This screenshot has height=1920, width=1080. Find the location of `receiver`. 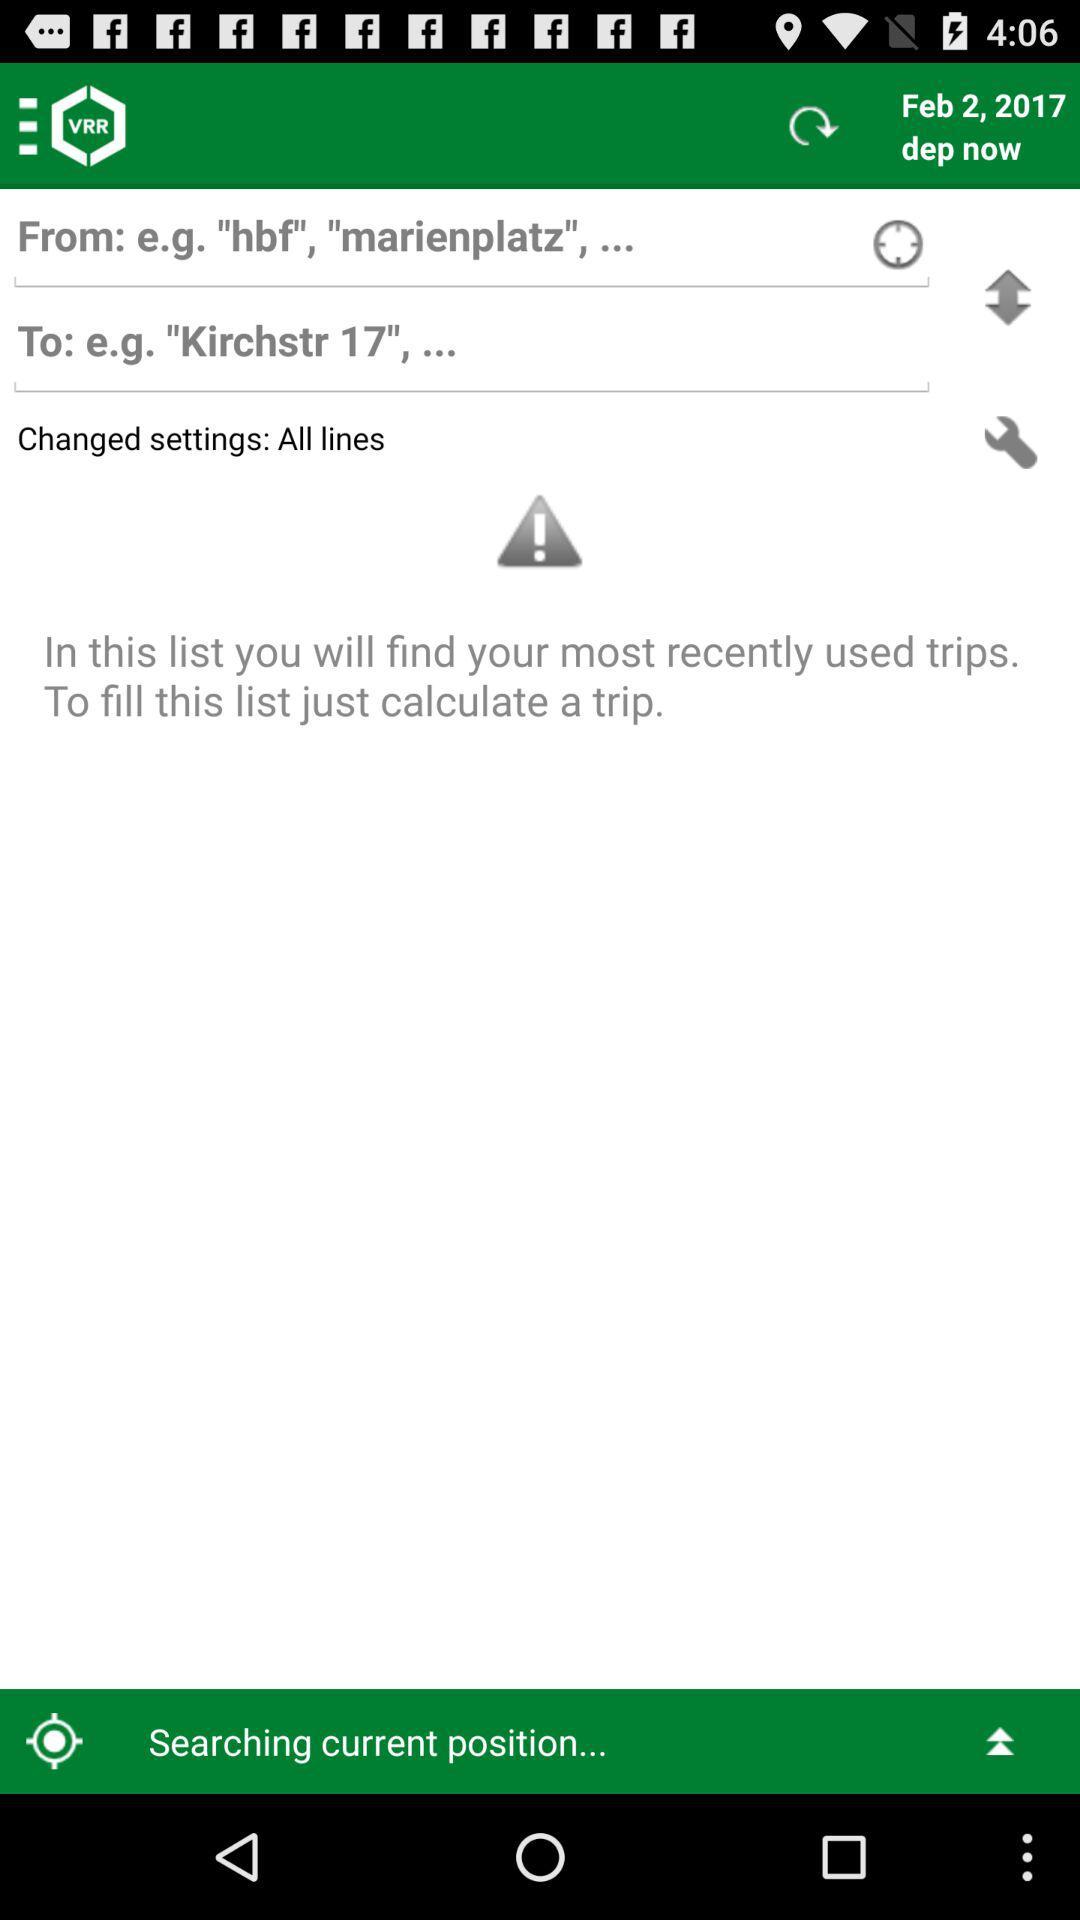

receiver is located at coordinates (471, 350).